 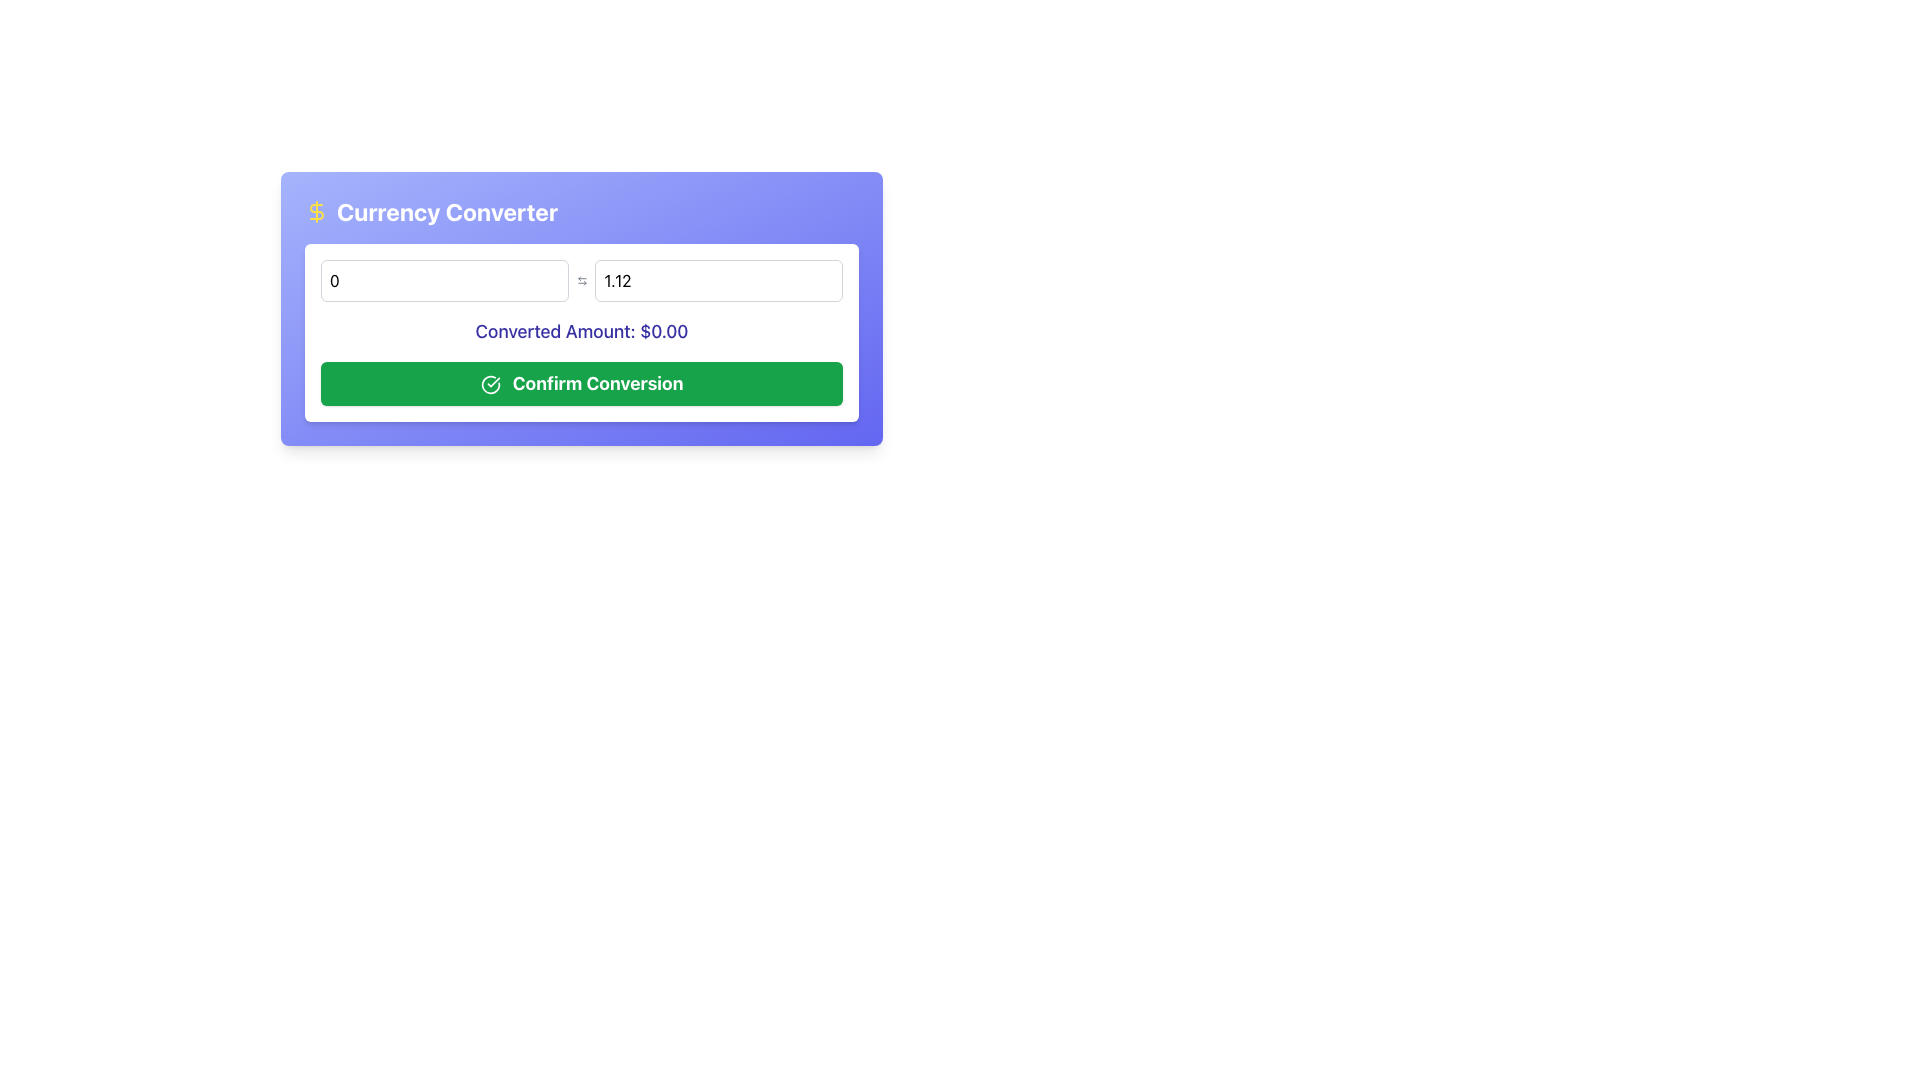 What do you see at coordinates (490, 385) in the screenshot?
I see `the green button labeled 'Confirm Conversion' to trigger tooltip effects, which is located near the center-bottom of the currency converter widget` at bounding box center [490, 385].